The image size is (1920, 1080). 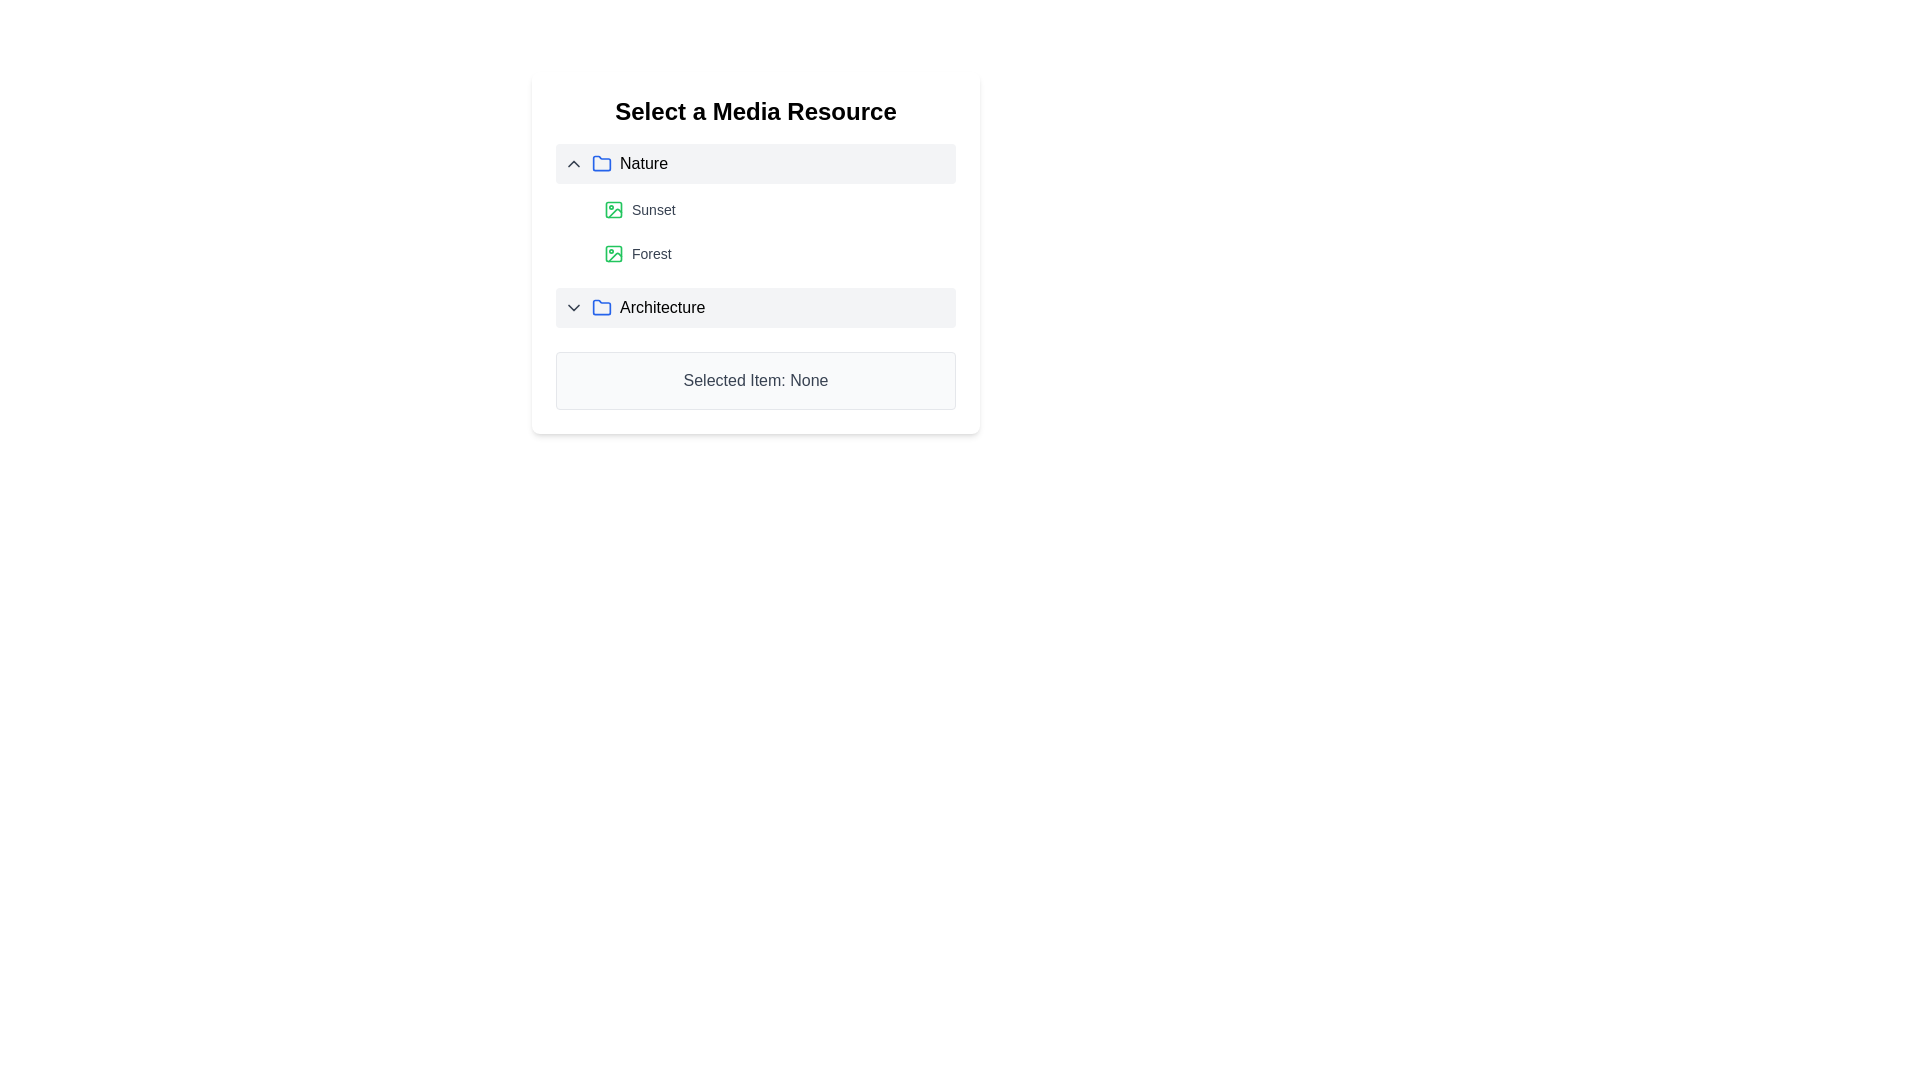 I want to click on the 'Architecture' folder item in the expandable tree list, so click(x=754, y=308).